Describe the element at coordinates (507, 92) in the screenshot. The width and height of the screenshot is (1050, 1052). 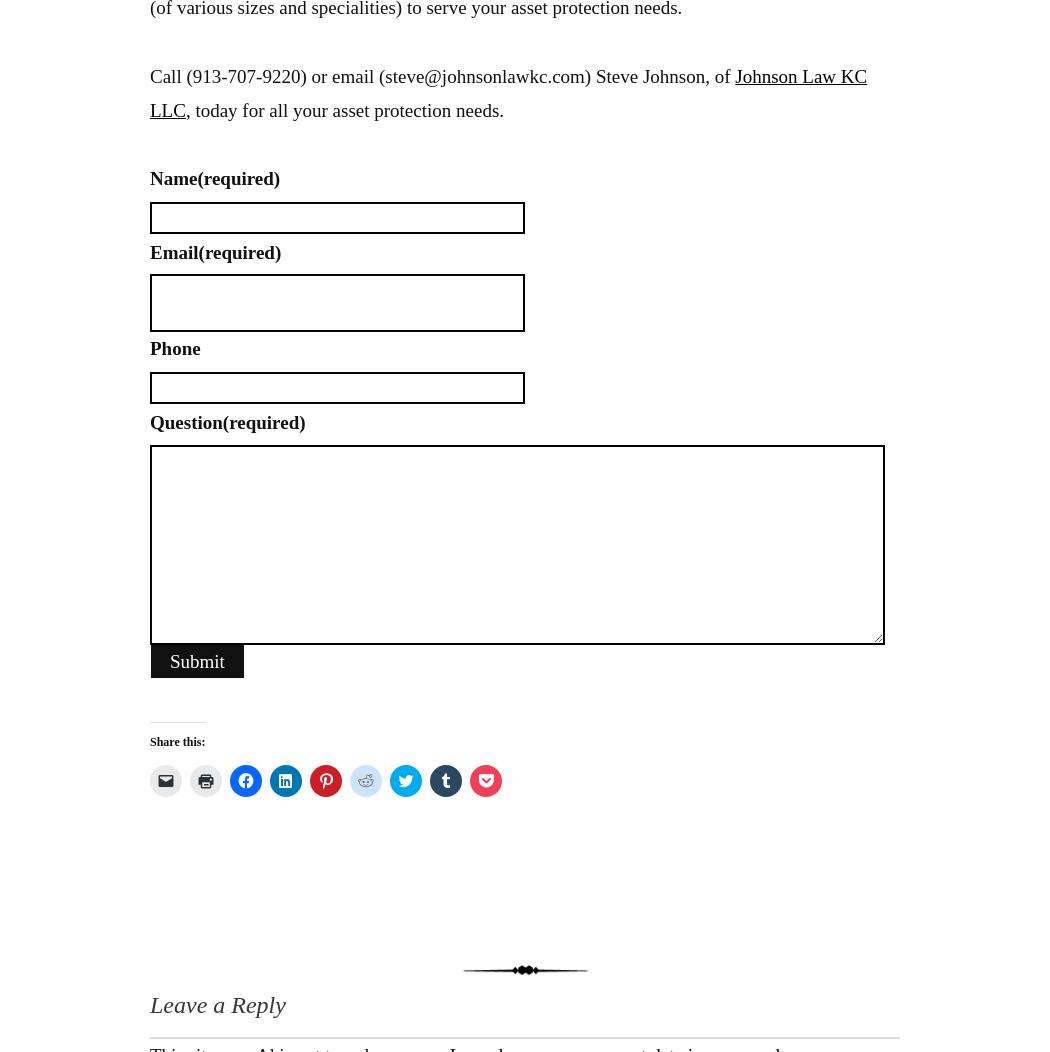
I see `'Johnson Law KC LLC'` at that location.